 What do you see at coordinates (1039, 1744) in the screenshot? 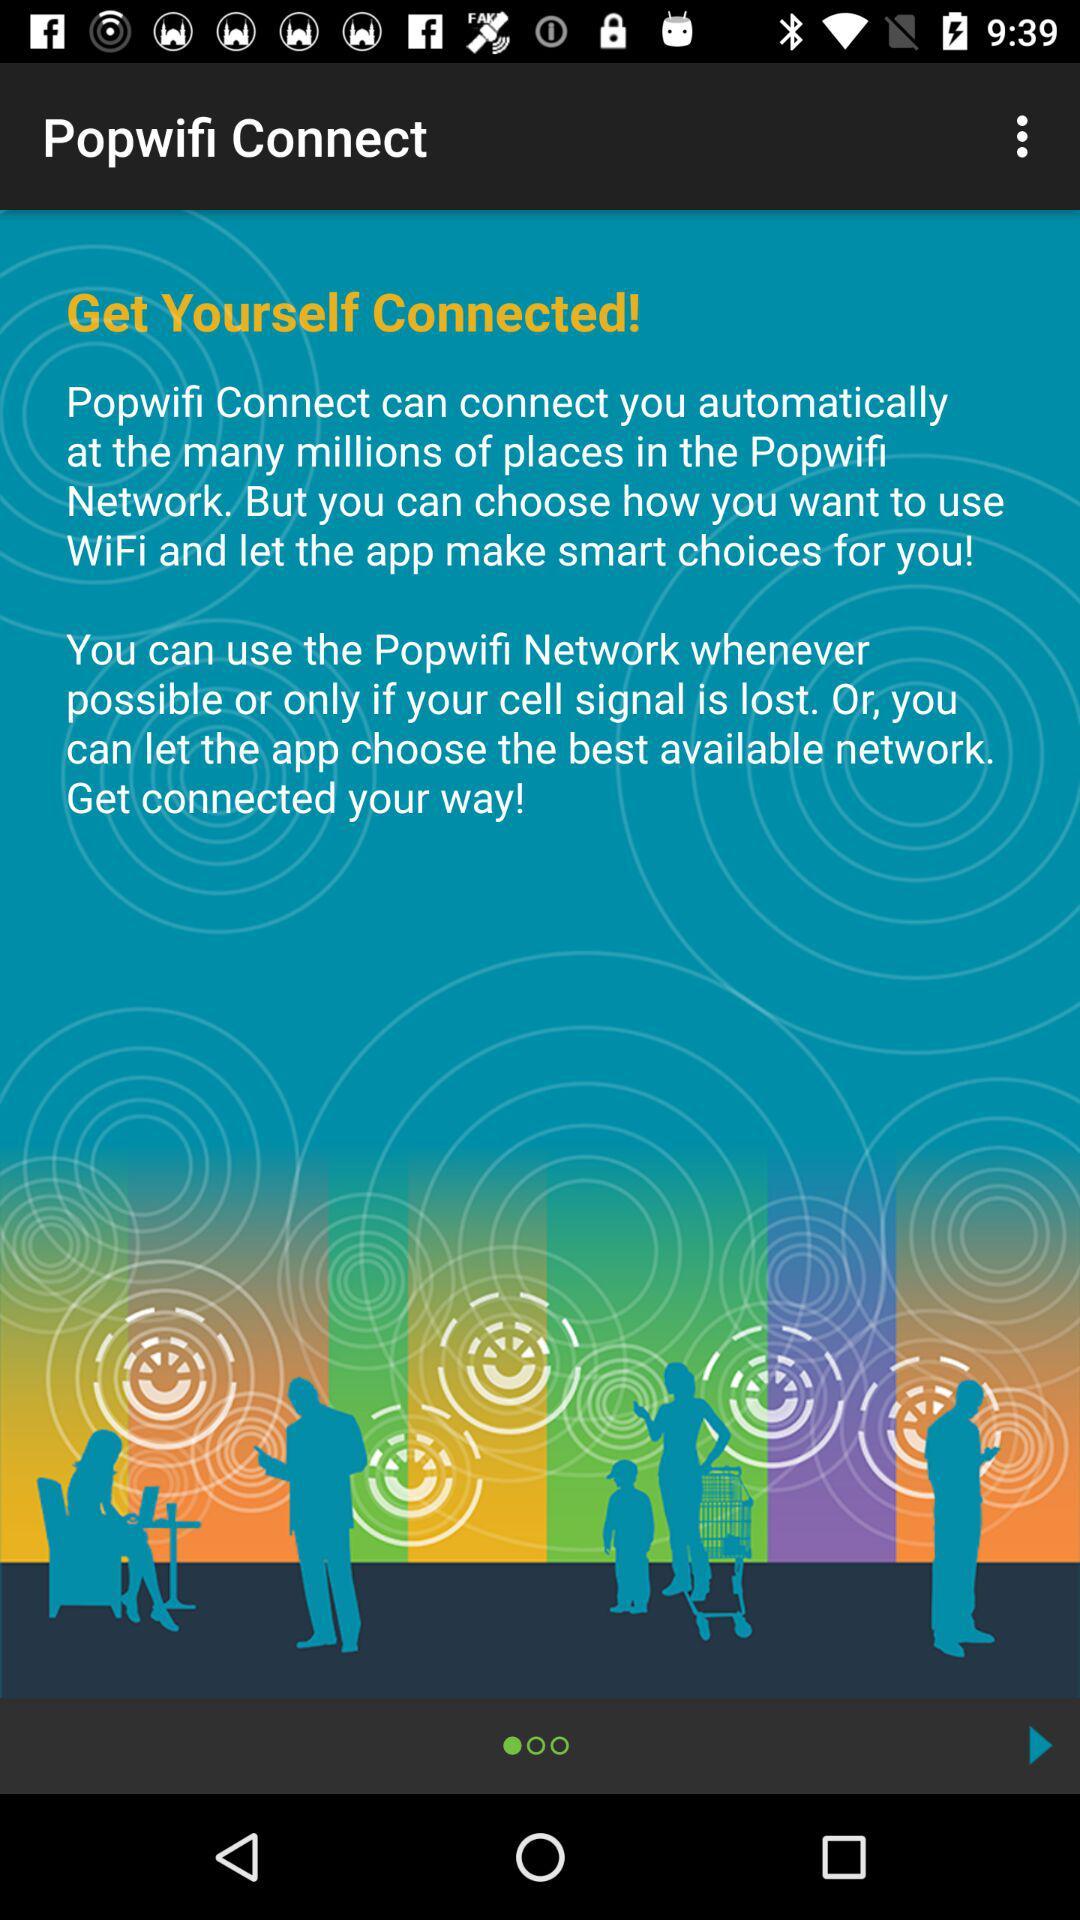
I see `next` at bounding box center [1039, 1744].